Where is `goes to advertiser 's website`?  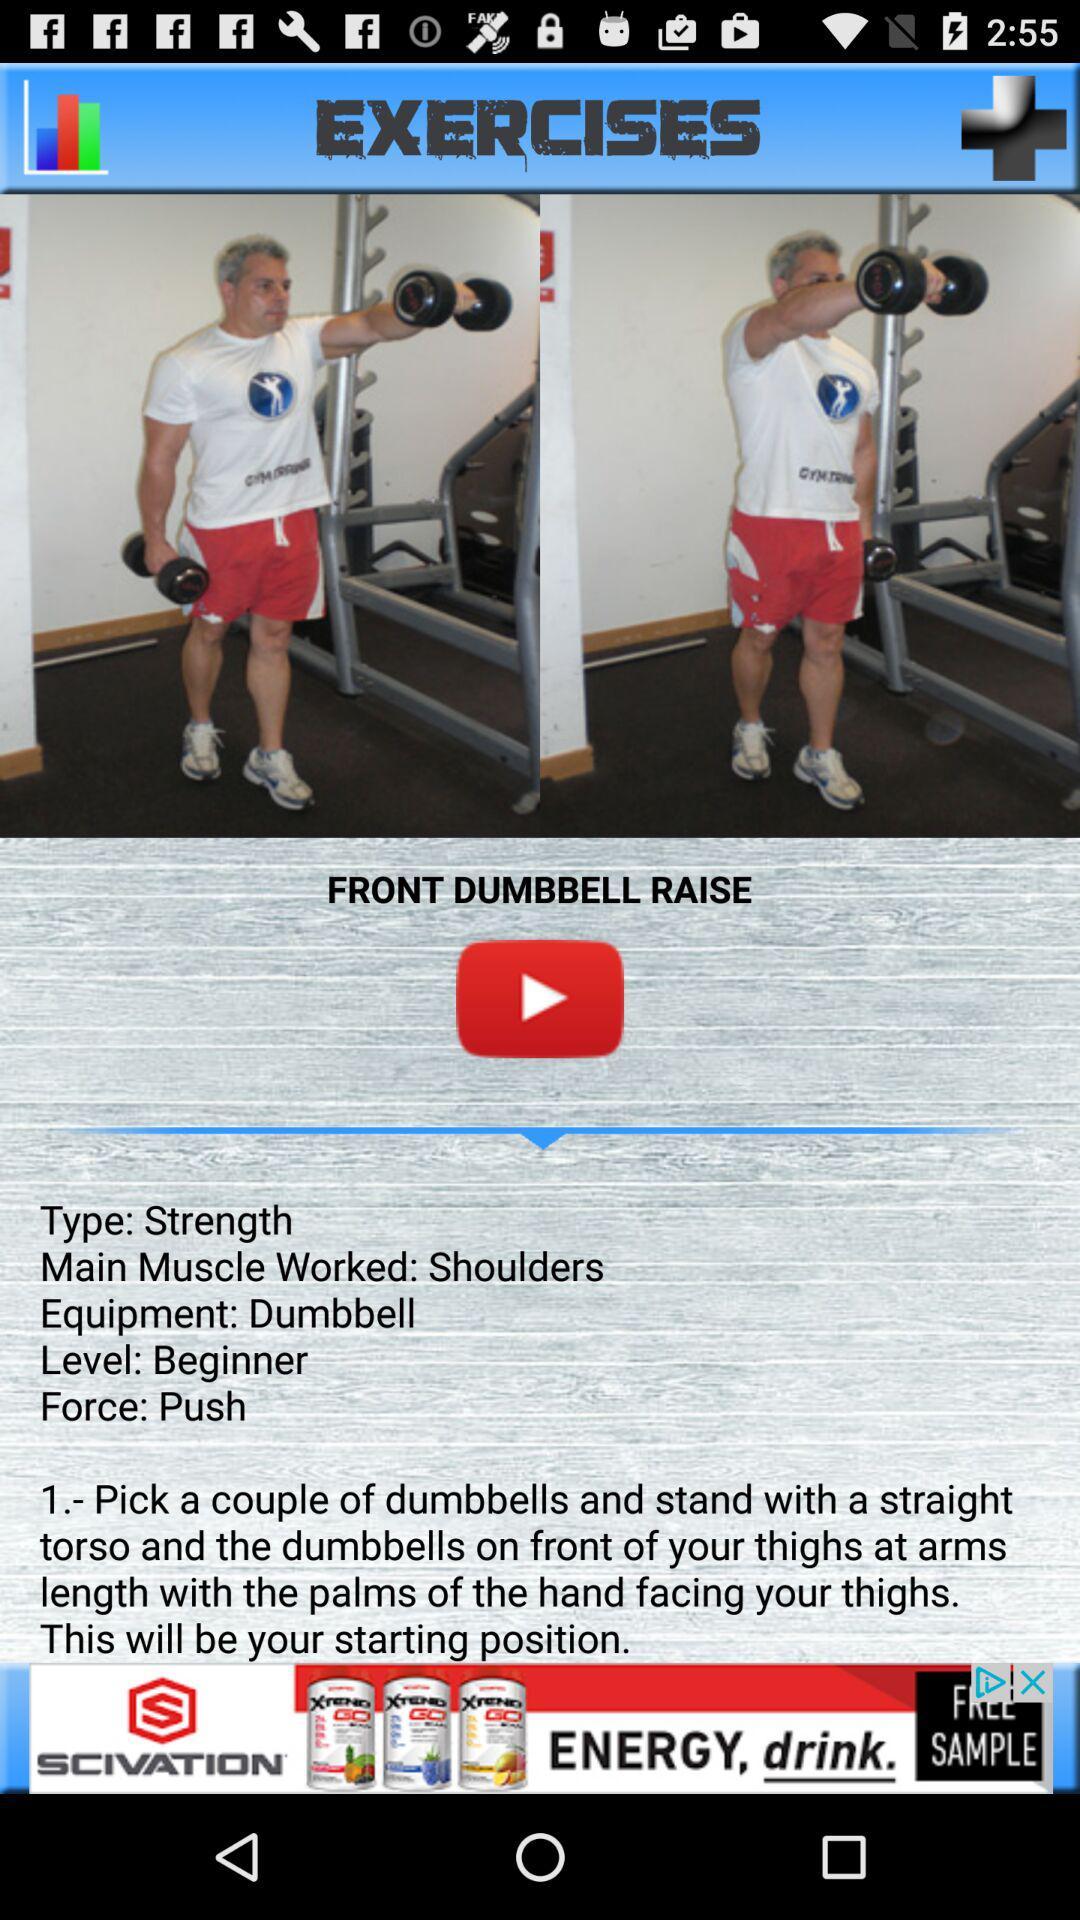
goes to advertiser 's website is located at coordinates (540, 1727).